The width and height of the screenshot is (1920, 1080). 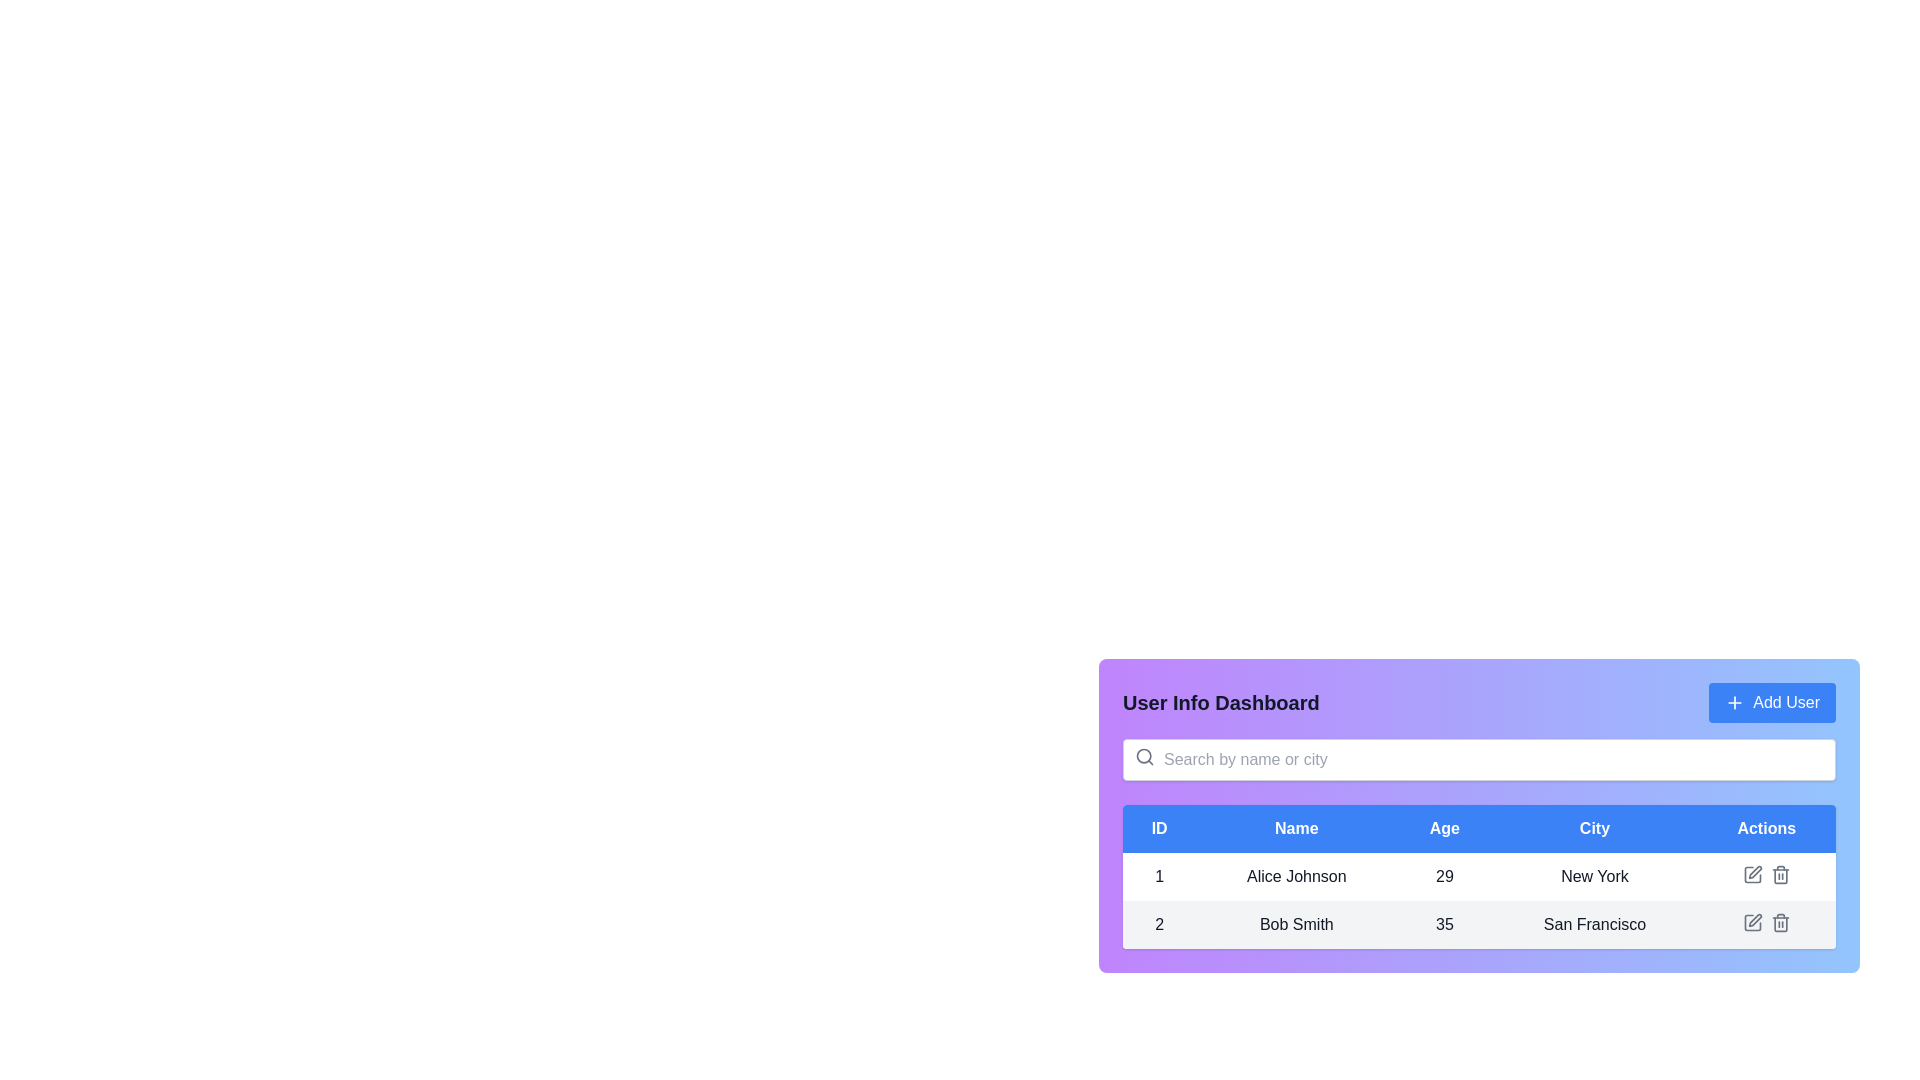 I want to click on the 'Name' column header cell located in the second column of the header row in the table, which is positioned to the right of the 'ID' cell and to the left of the 'Age' cell, so click(x=1296, y=829).